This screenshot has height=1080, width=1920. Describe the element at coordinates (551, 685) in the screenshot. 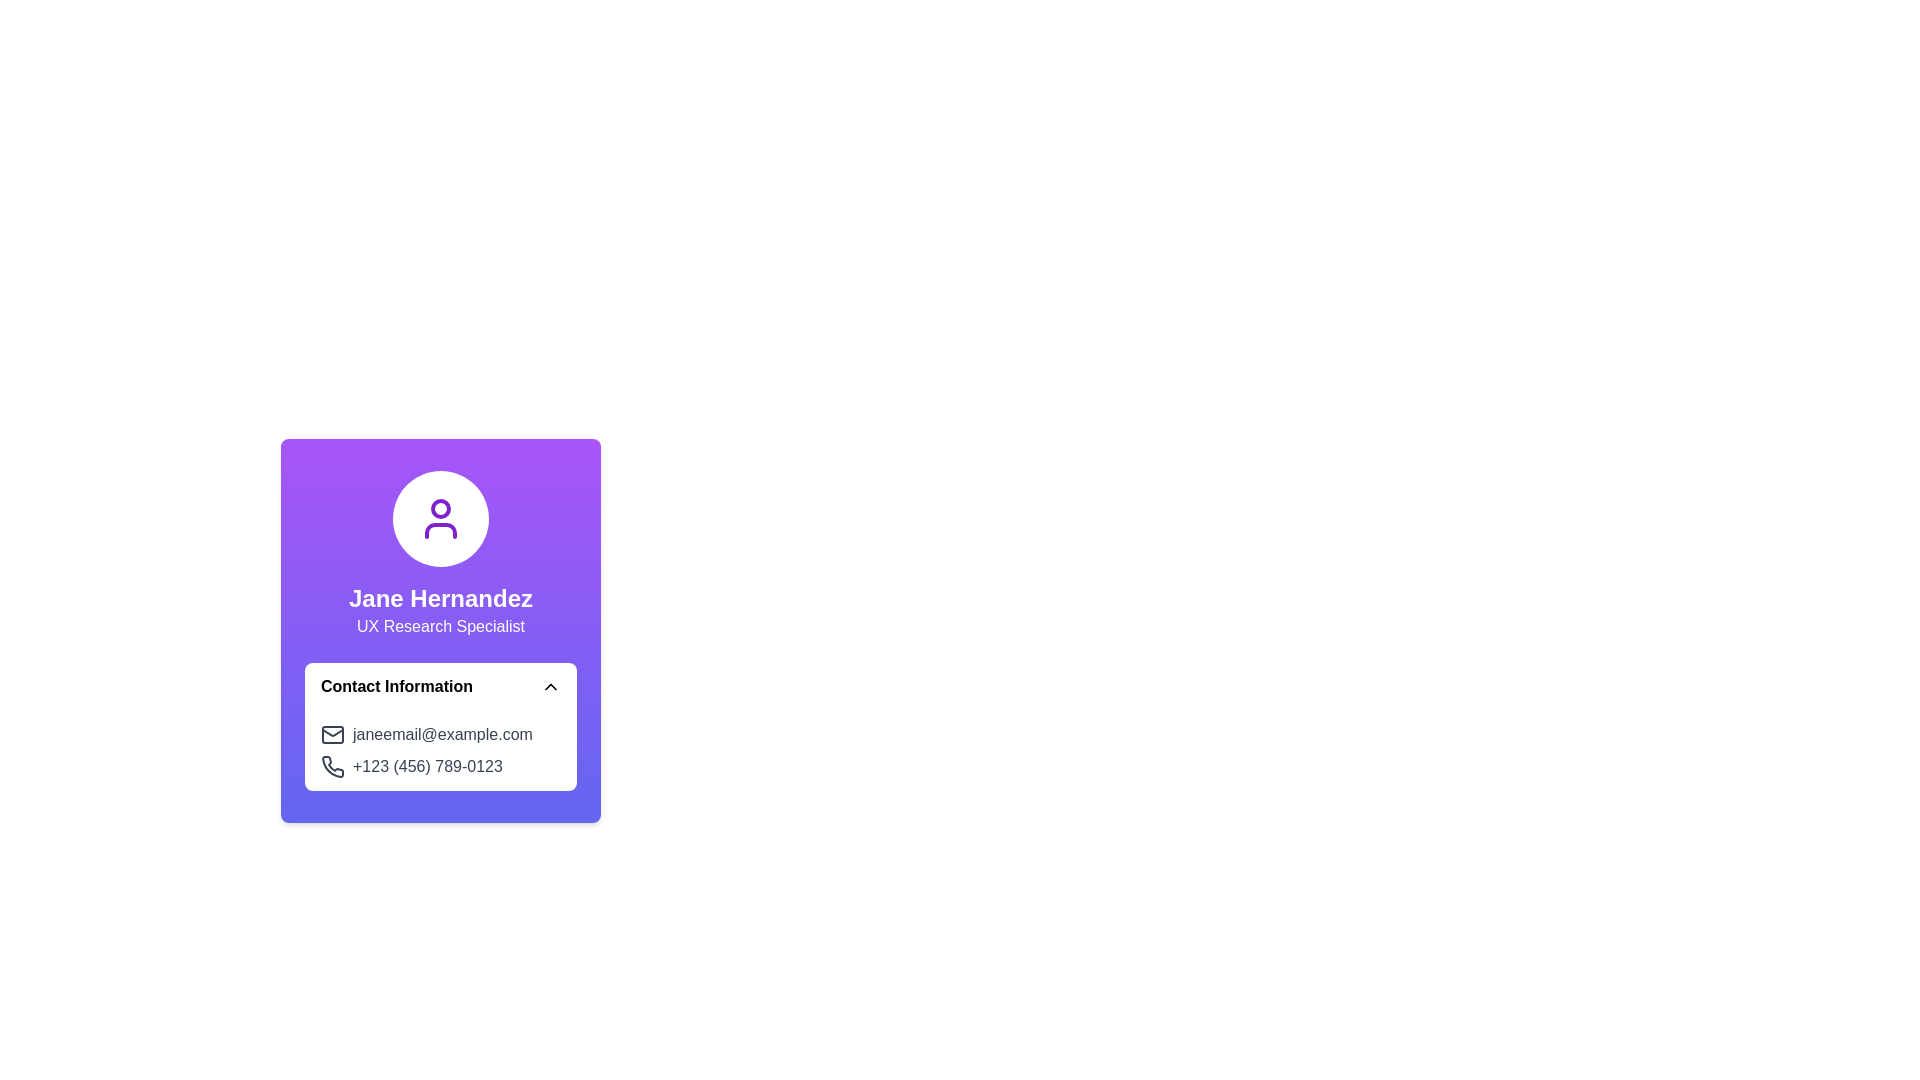

I see `the downward-pointing chevron icon located to the right of the 'Contact Information' text` at that location.